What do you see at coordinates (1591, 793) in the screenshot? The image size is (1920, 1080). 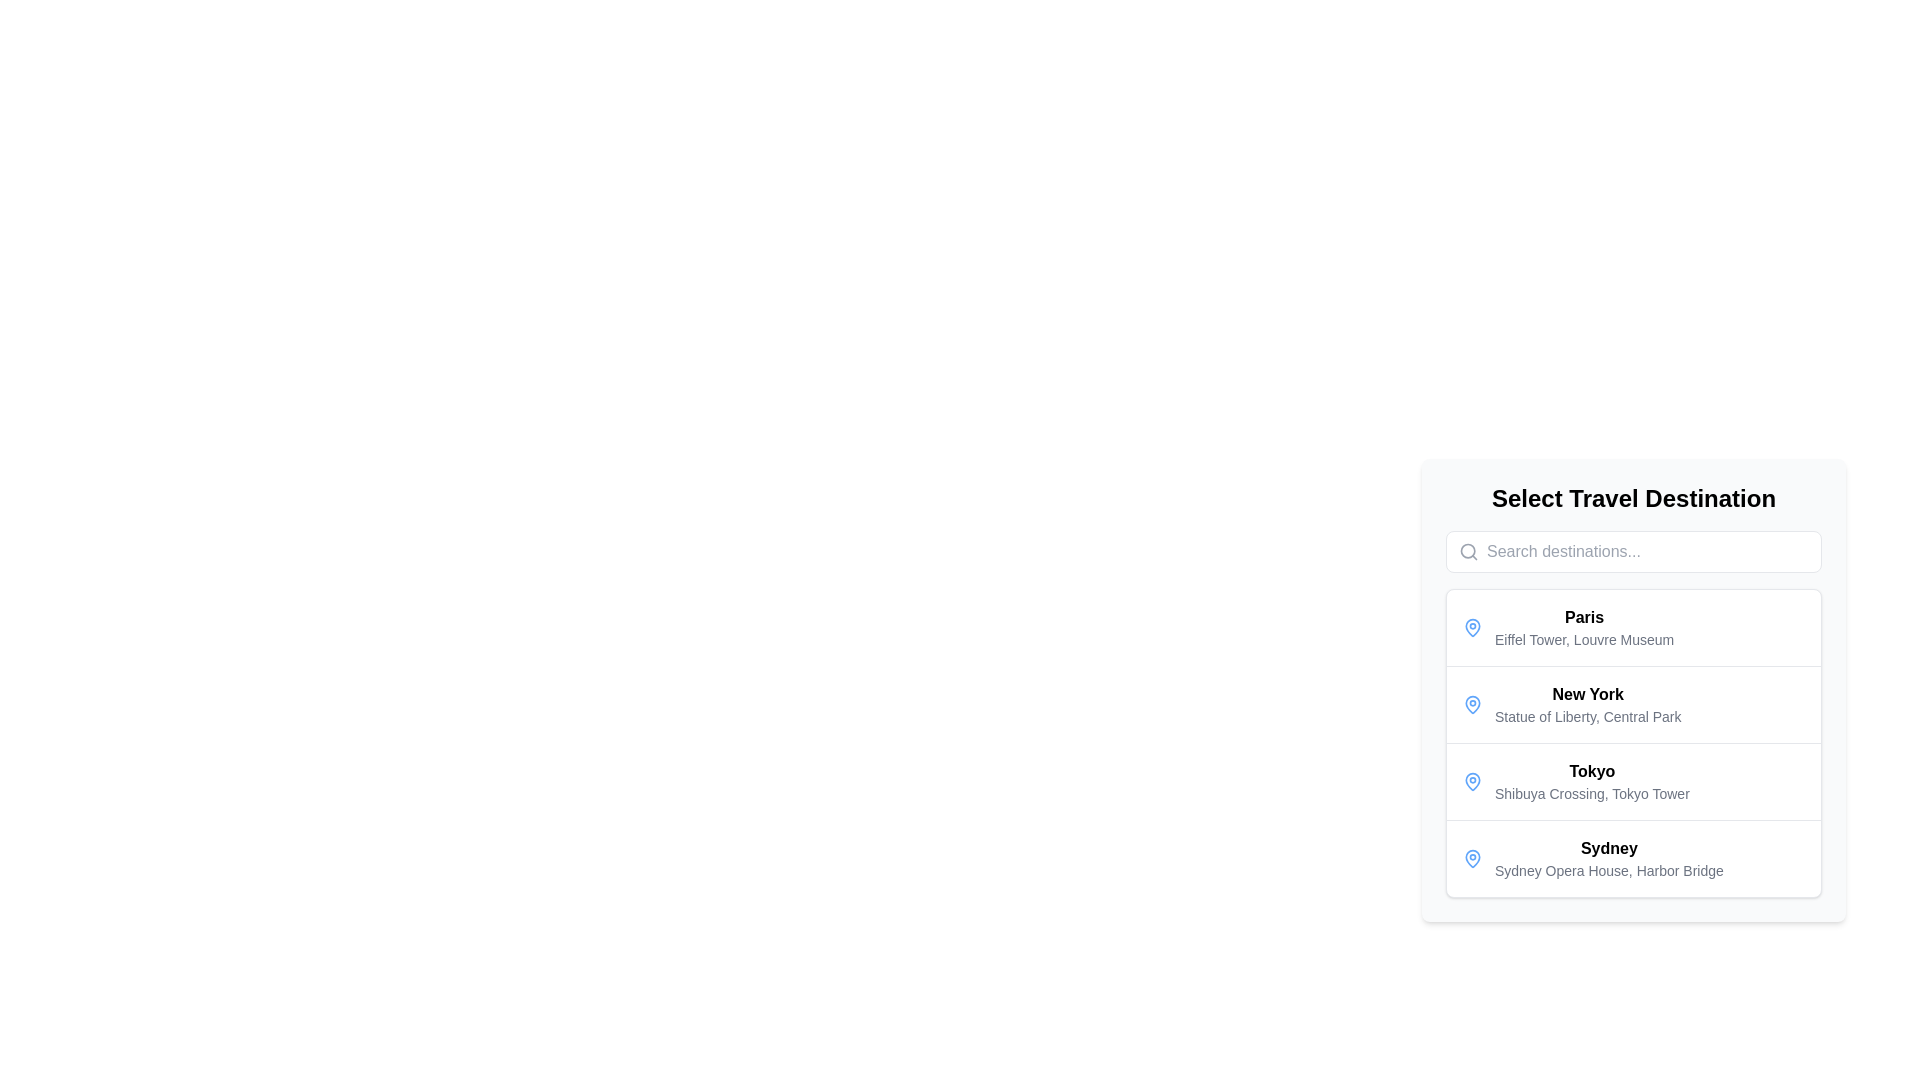 I see `additional descriptive information about the travel destination 'Tokyo', which is located directly beneath the bolded text 'Tokyo' in the third item of the vertical list of travel destinations` at bounding box center [1591, 793].